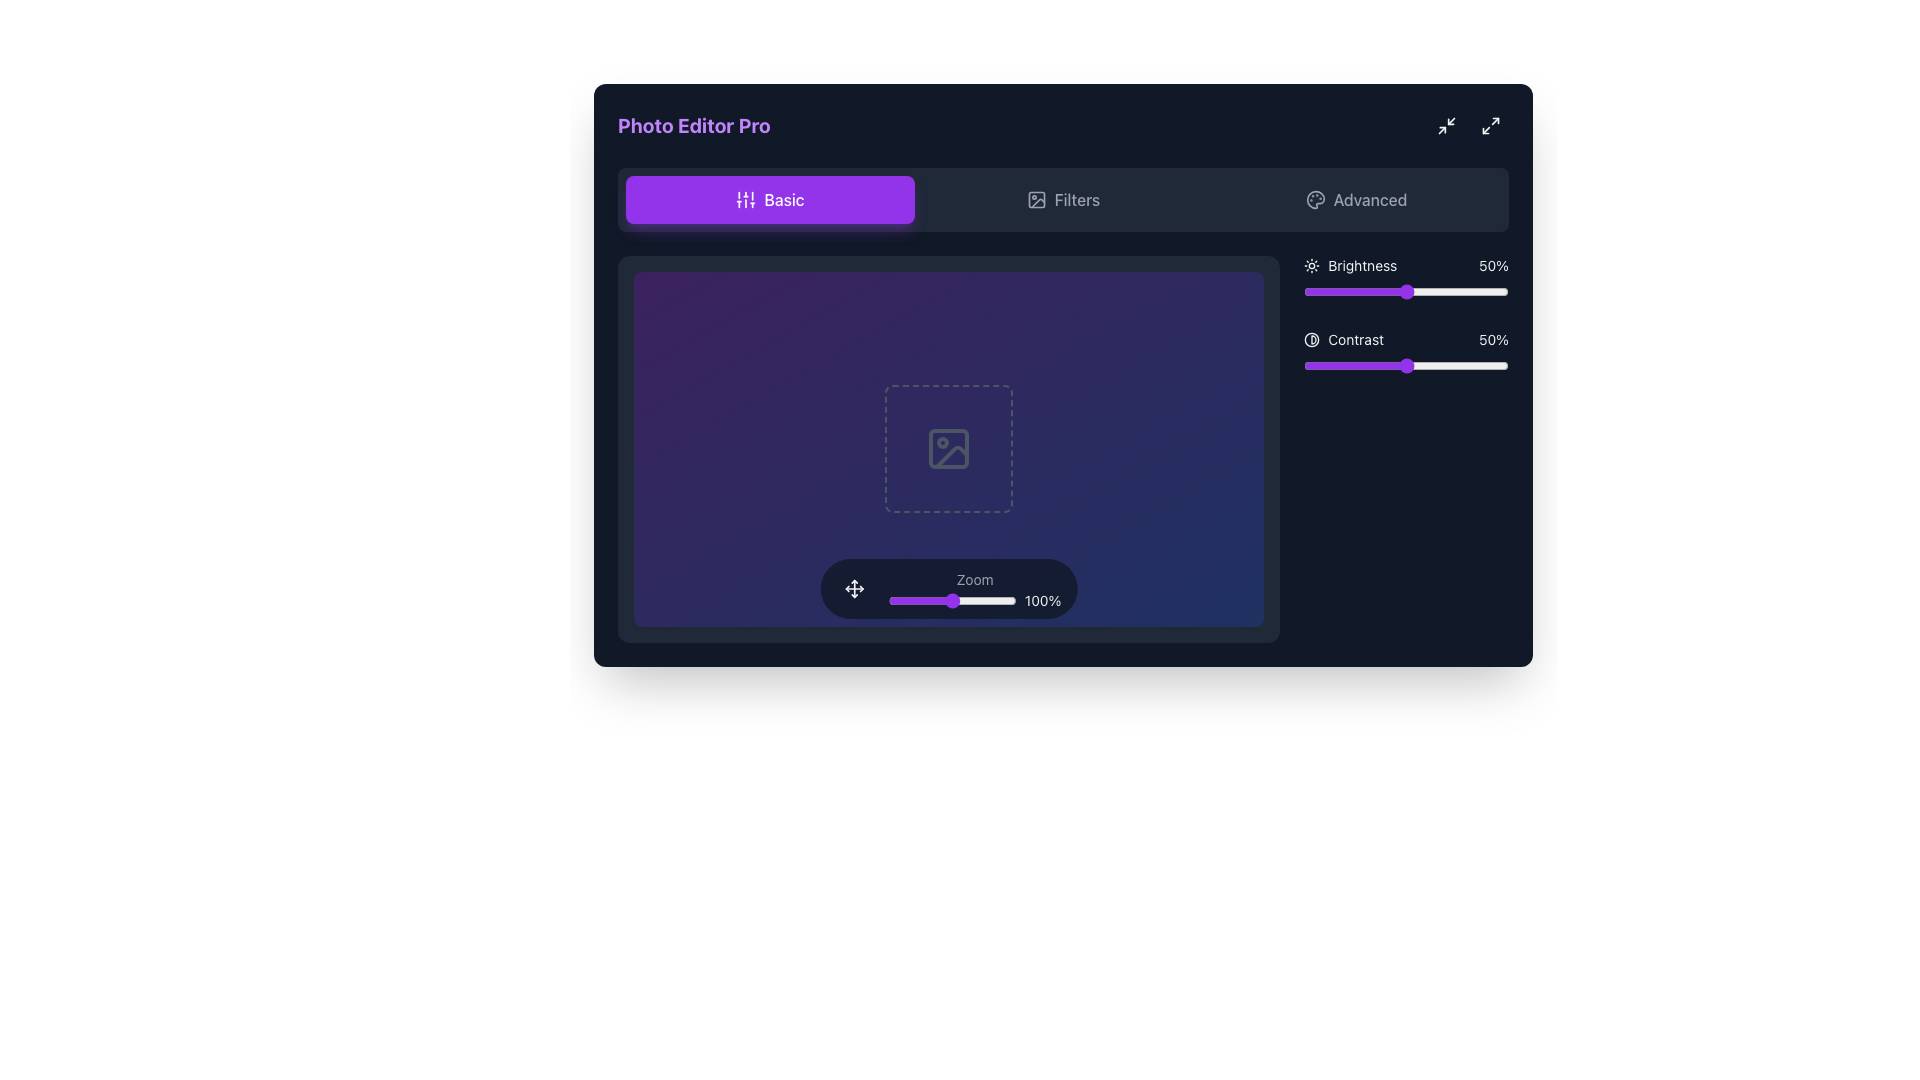  I want to click on the square button with a dark background and an icon resembling two arrows pointing inward, so click(1446, 126).